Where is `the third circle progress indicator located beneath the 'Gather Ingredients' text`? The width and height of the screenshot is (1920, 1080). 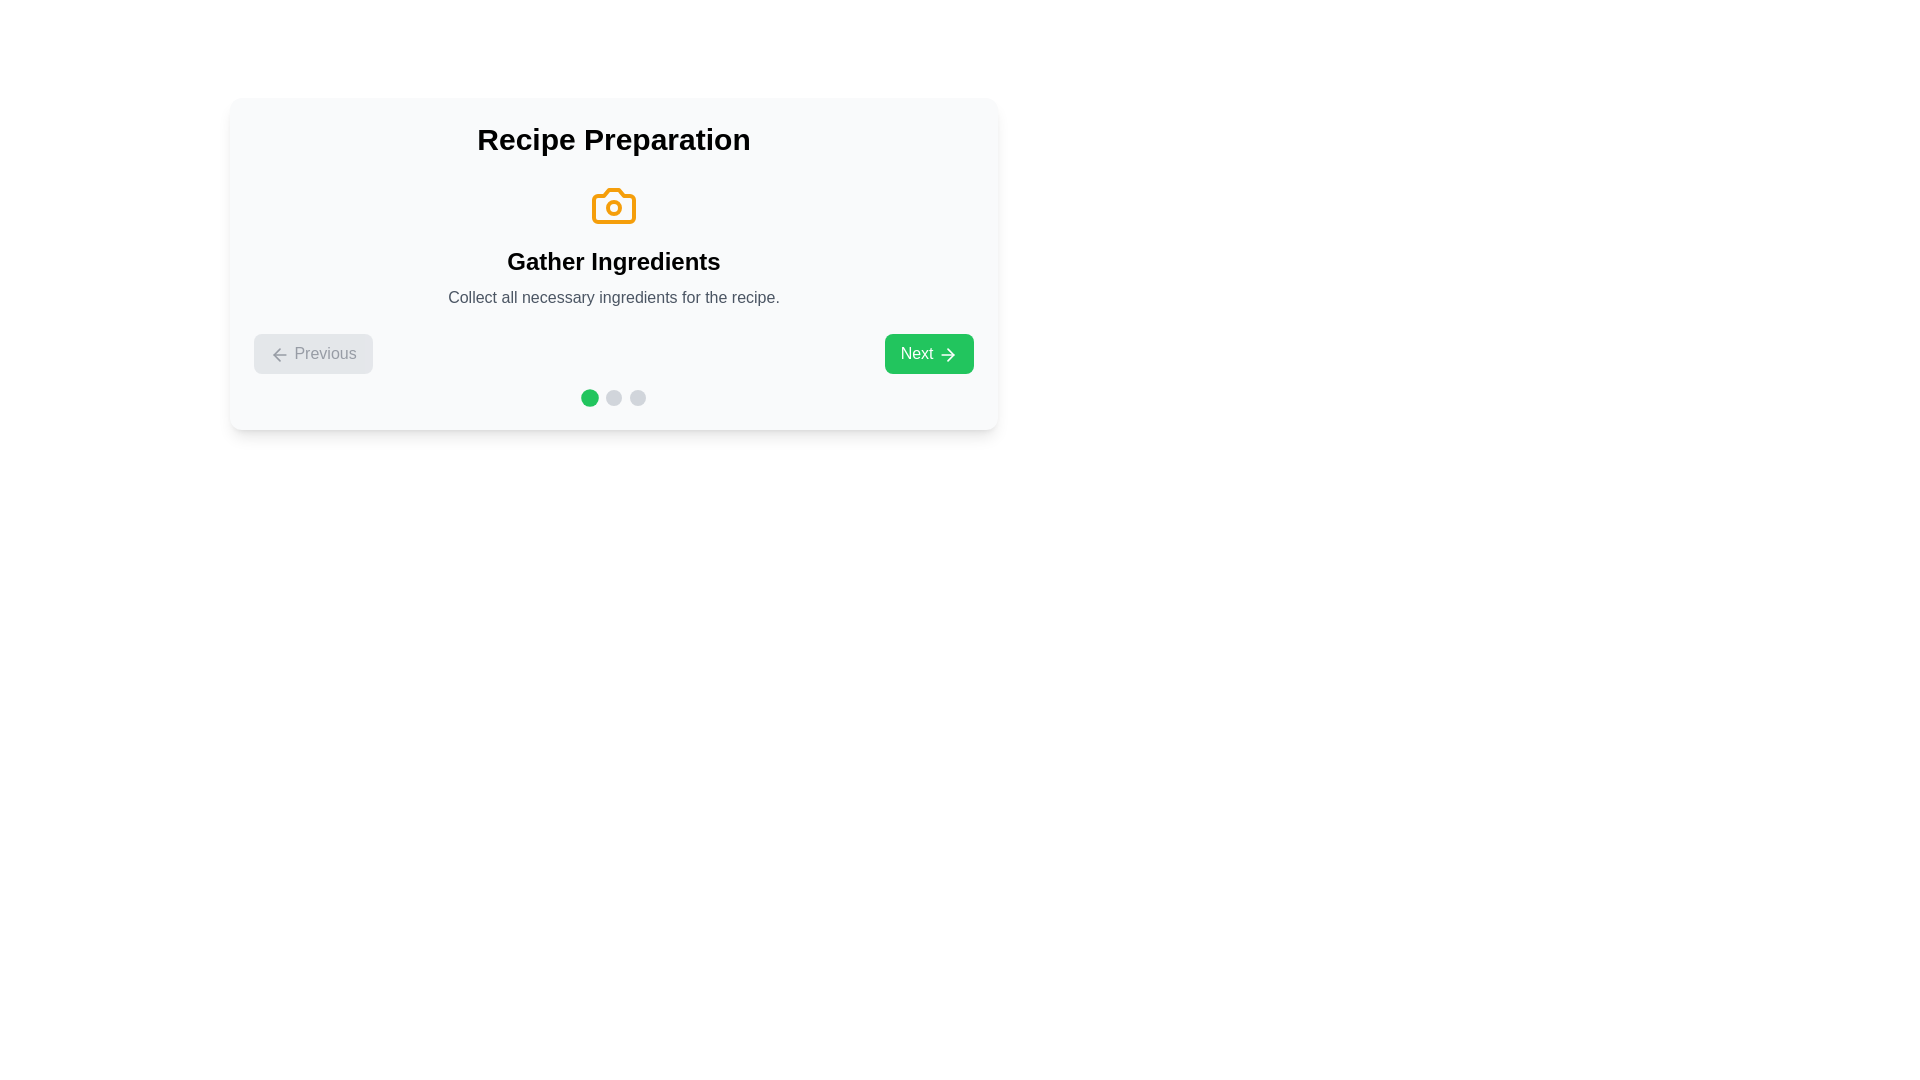
the third circle progress indicator located beneath the 'Gather Ingredients' text is located at coordinates (637, 397).